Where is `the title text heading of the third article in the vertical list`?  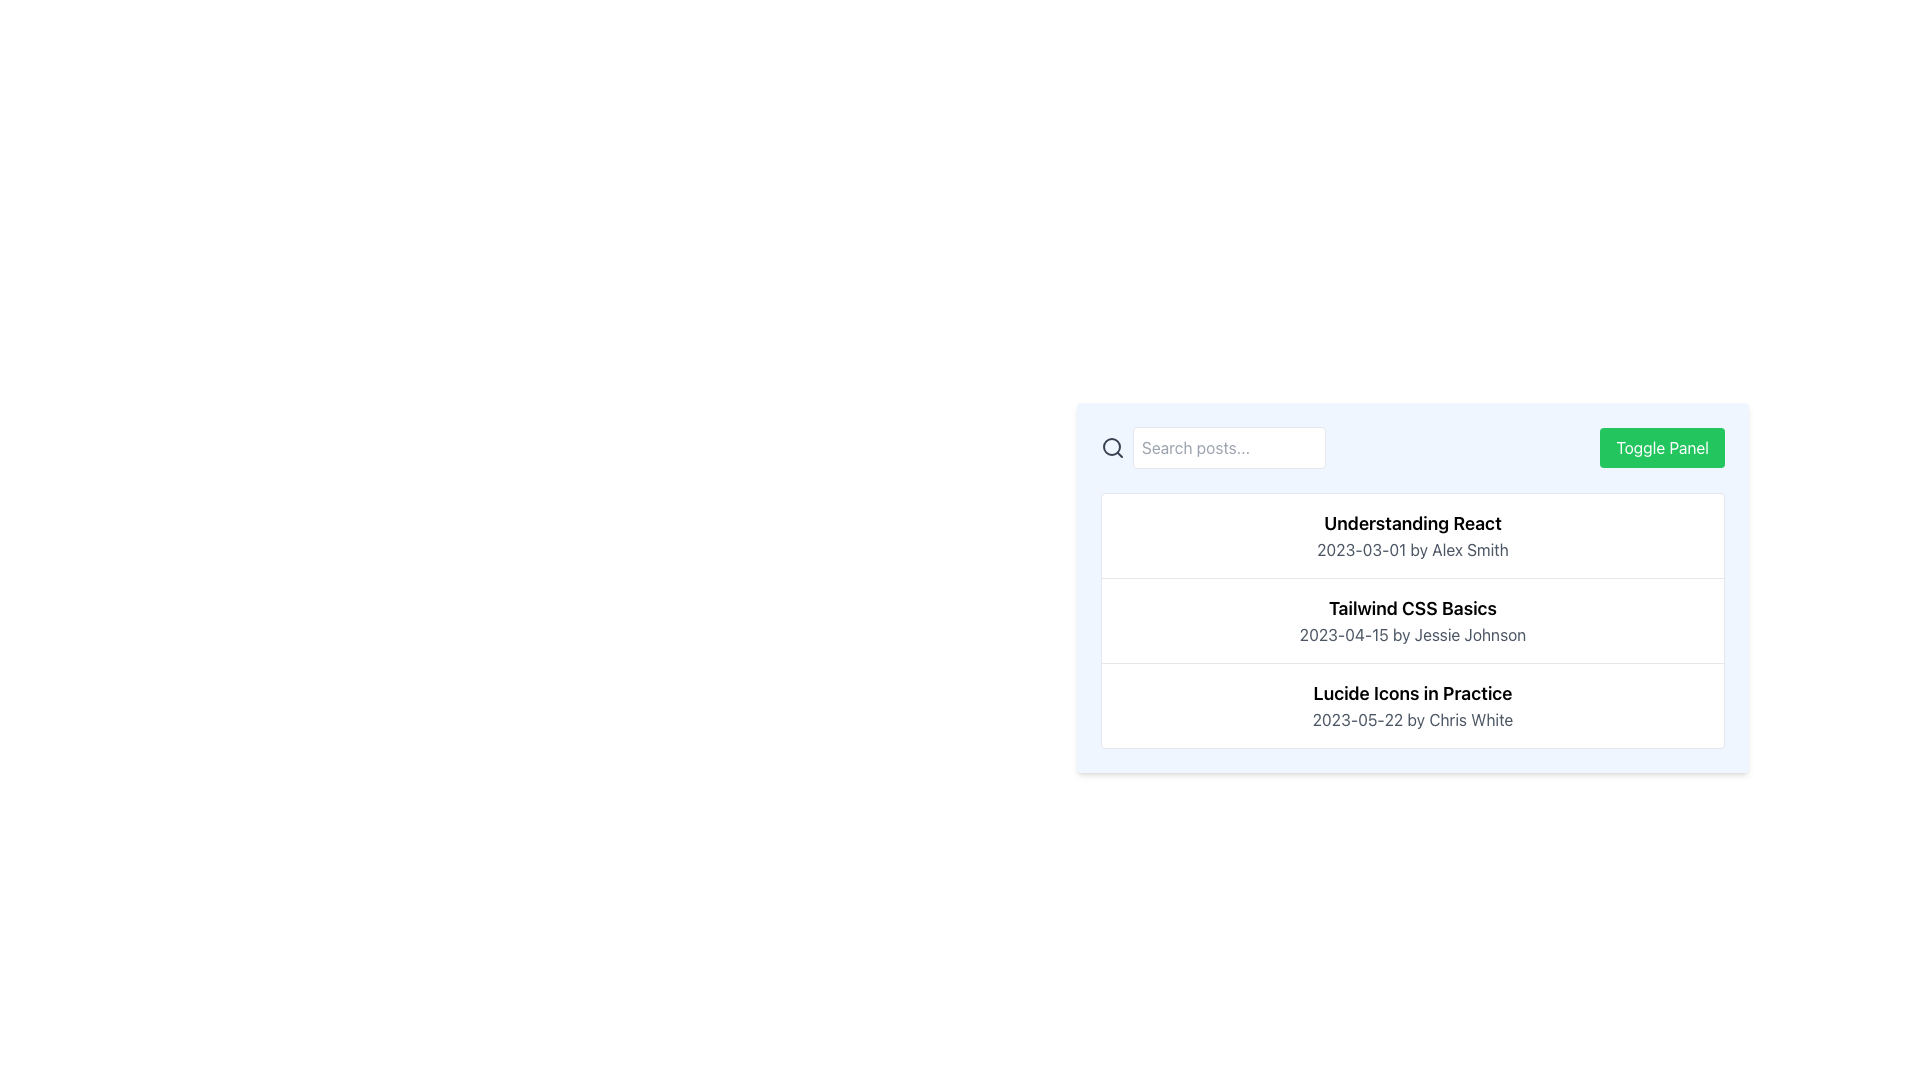 the title text heading of the third article in the vertical list is located at coordinates (1411, 693).